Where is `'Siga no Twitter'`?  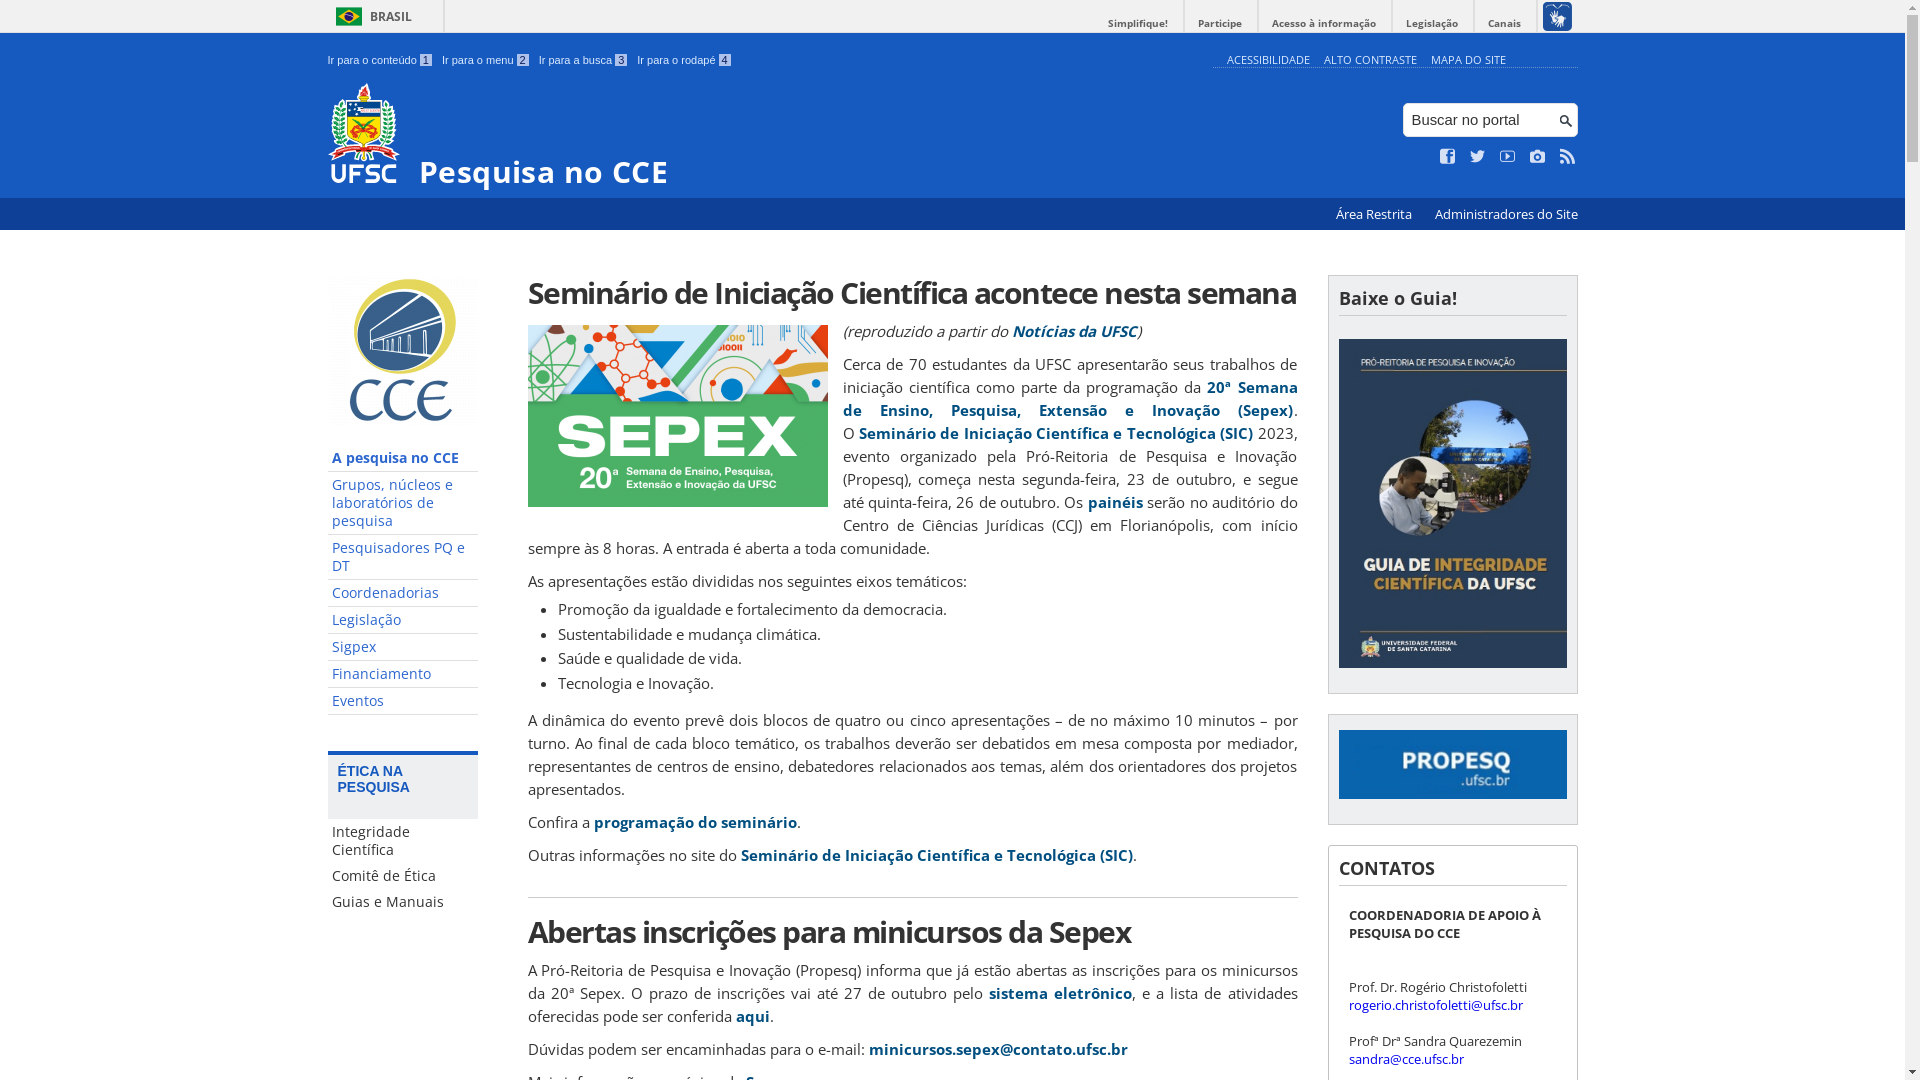 'Siga no Twitter' is located at coordinates (1469, 156).